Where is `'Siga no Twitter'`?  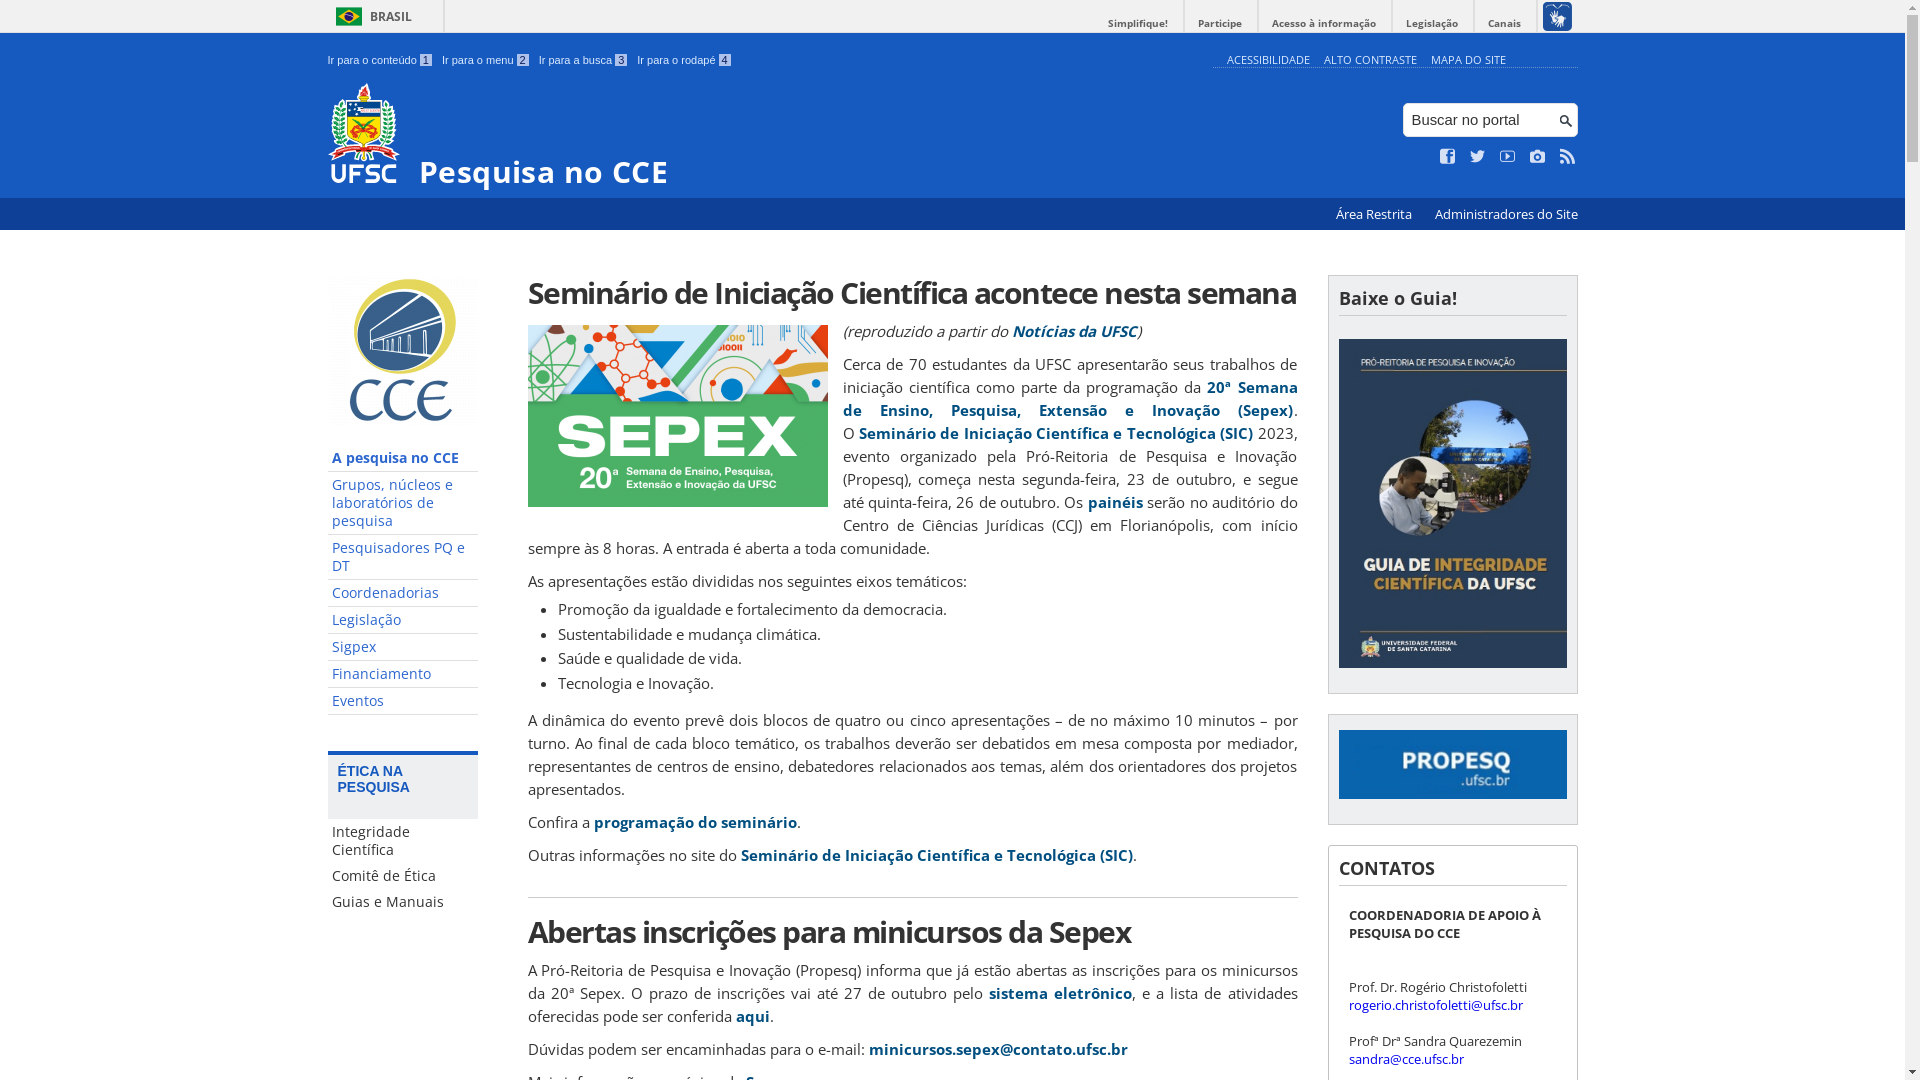 'Siga no Twitter' is located at coordinates (1469, 156).